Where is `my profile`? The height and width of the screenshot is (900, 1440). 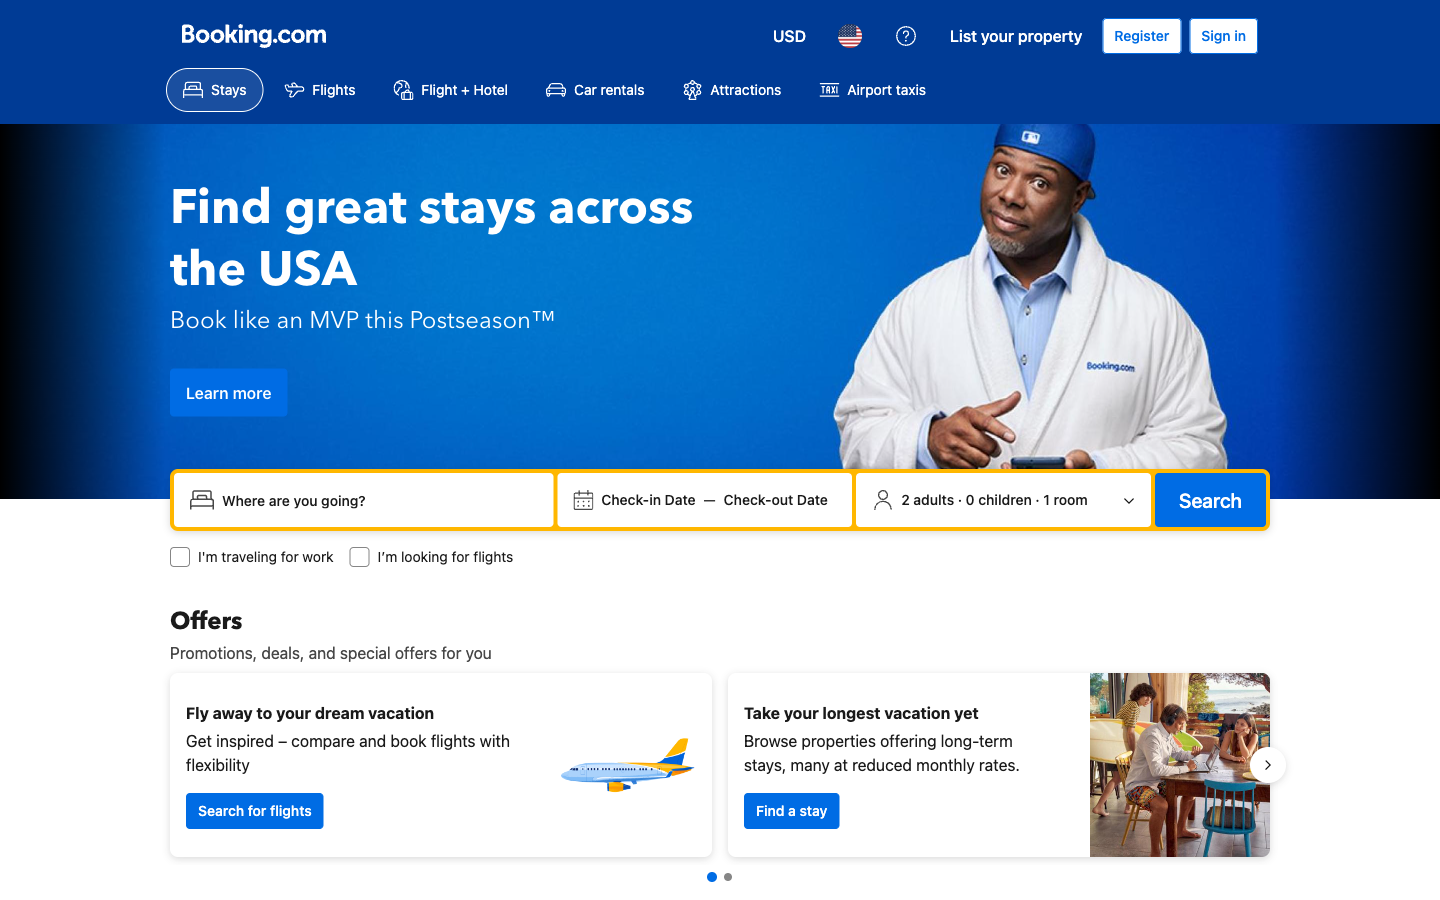 my profile is located at coordinates (1222, 35).